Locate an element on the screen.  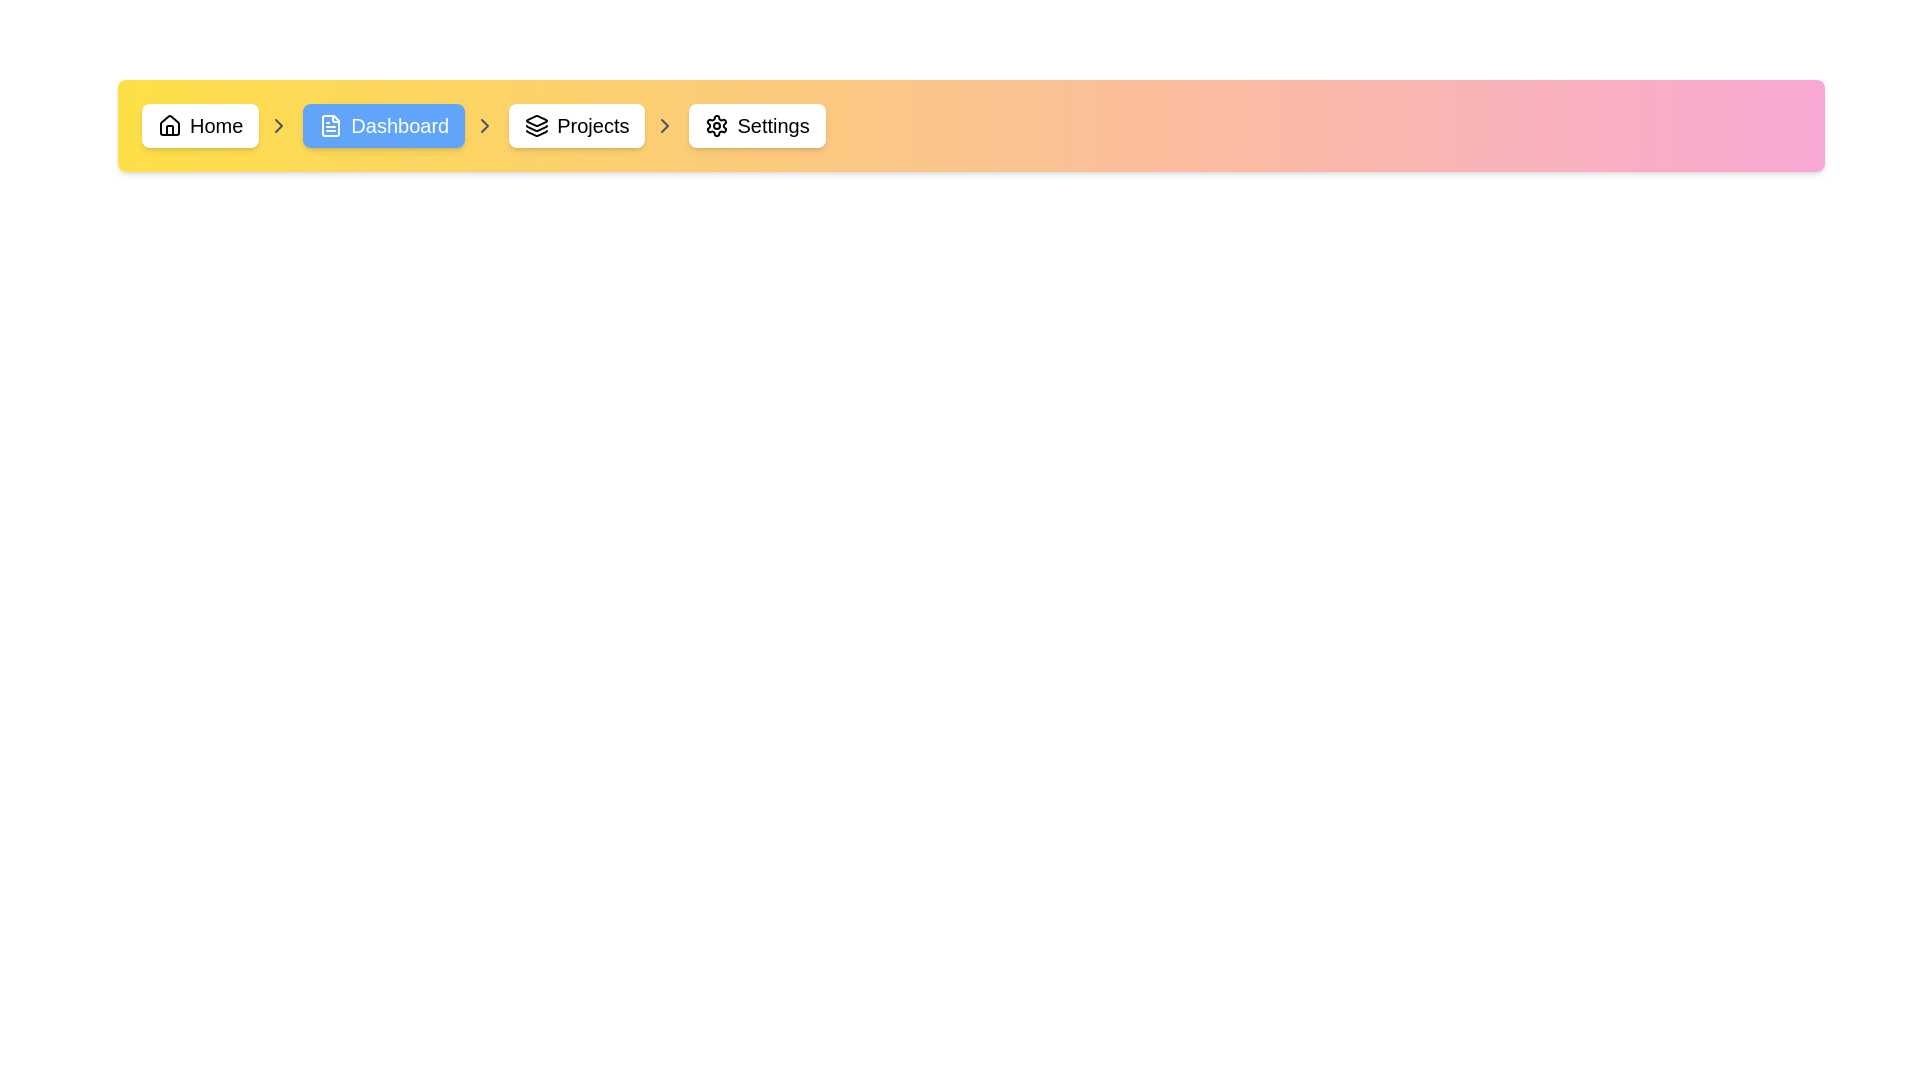
the breadcrumb text label that navigates to the dashboard section of the application is located at coordinates (400, 126).